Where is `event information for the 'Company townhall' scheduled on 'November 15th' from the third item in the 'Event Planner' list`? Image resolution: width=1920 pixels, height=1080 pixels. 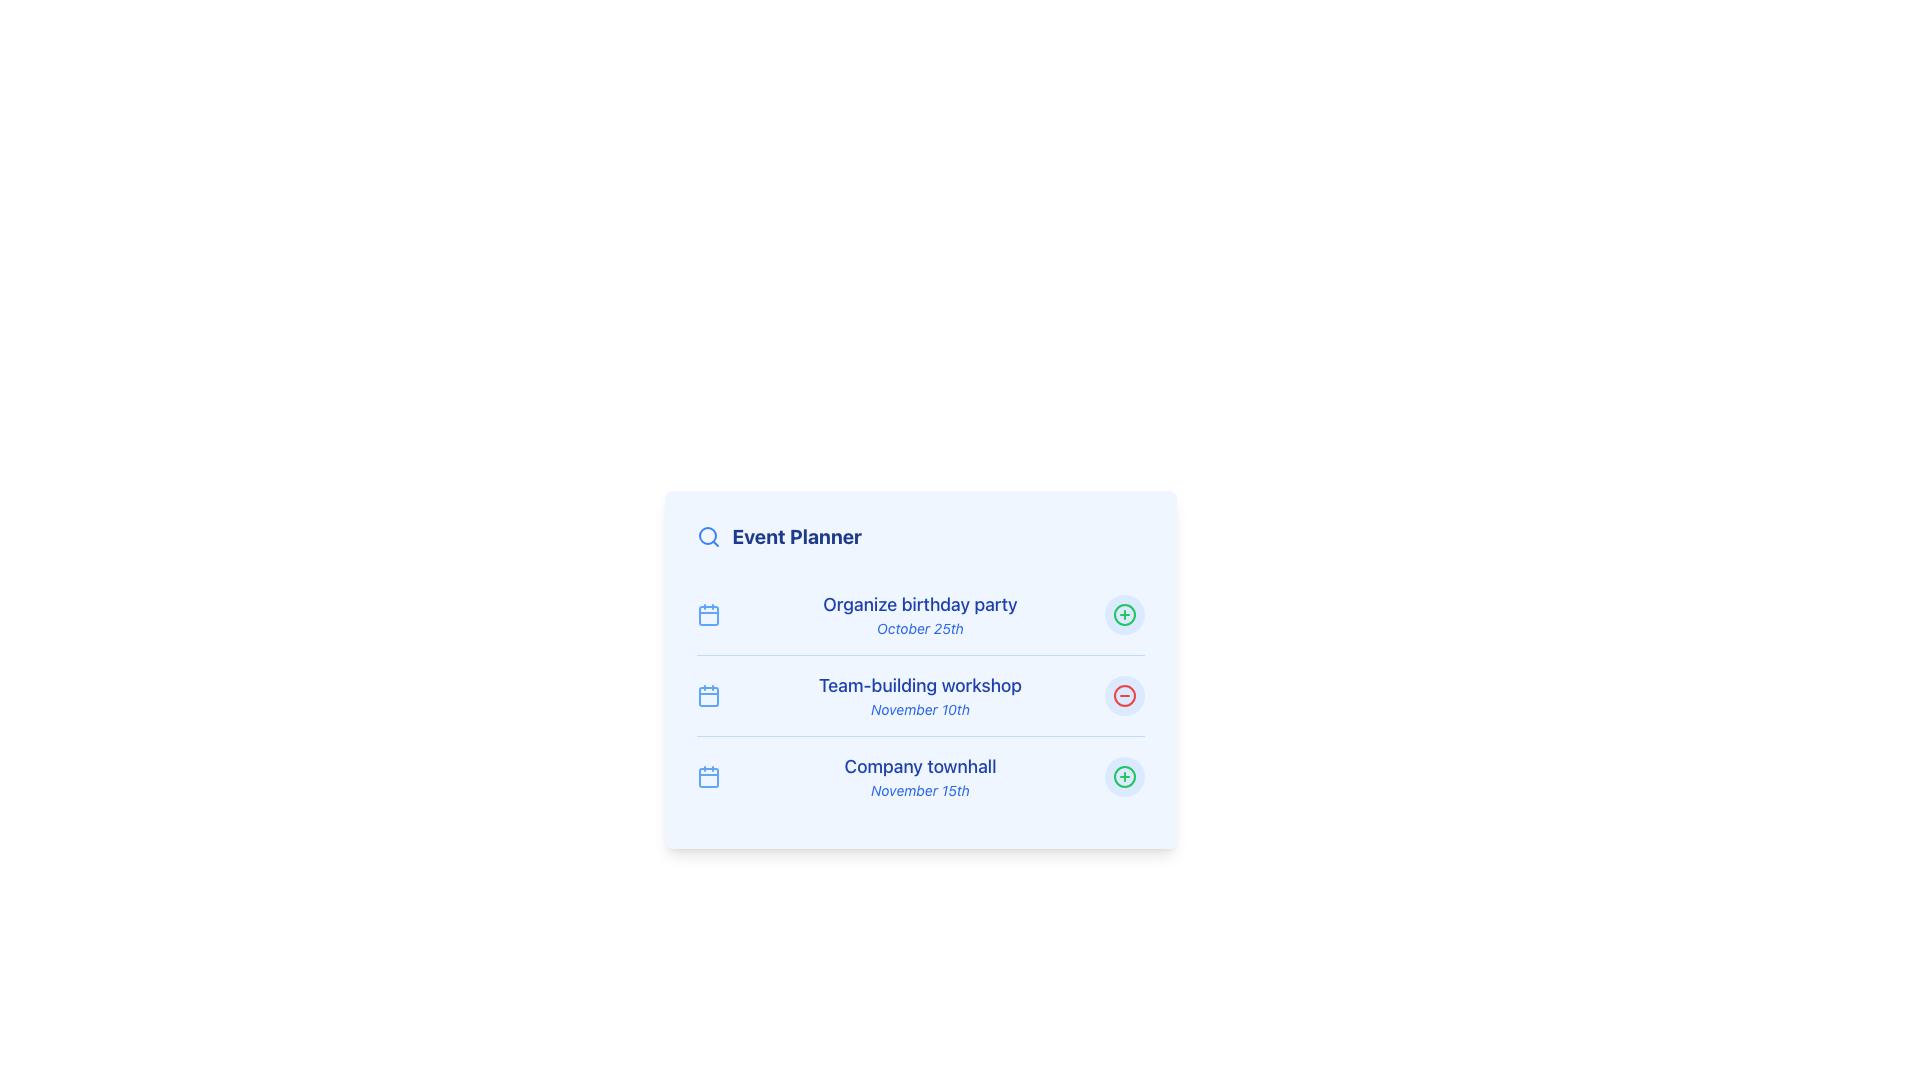
event information for the 'Company townhall' scheduled on 'November 15th' from the third item in the 'Event Planner' list is located at coordinates (919, 775).